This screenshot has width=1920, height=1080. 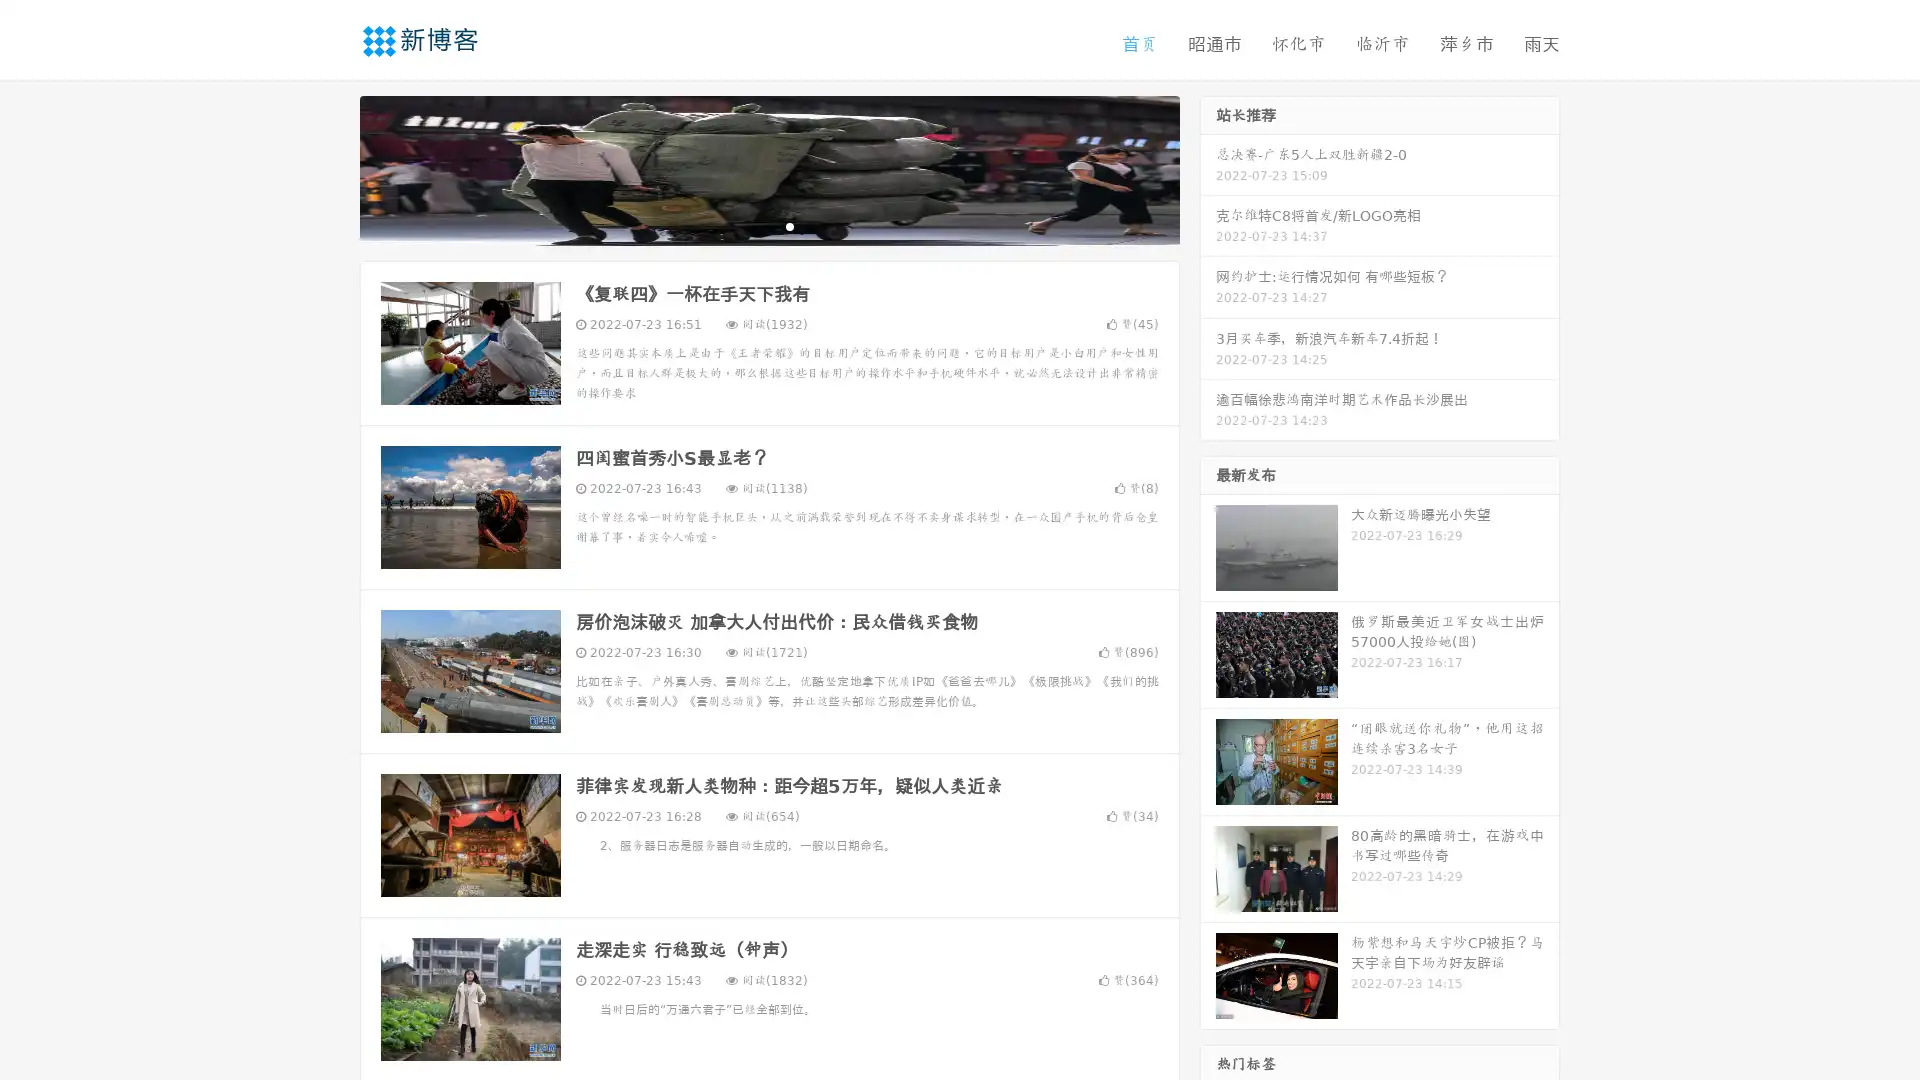 I want to click on Go to slide 2, so click(x=768, y=225).